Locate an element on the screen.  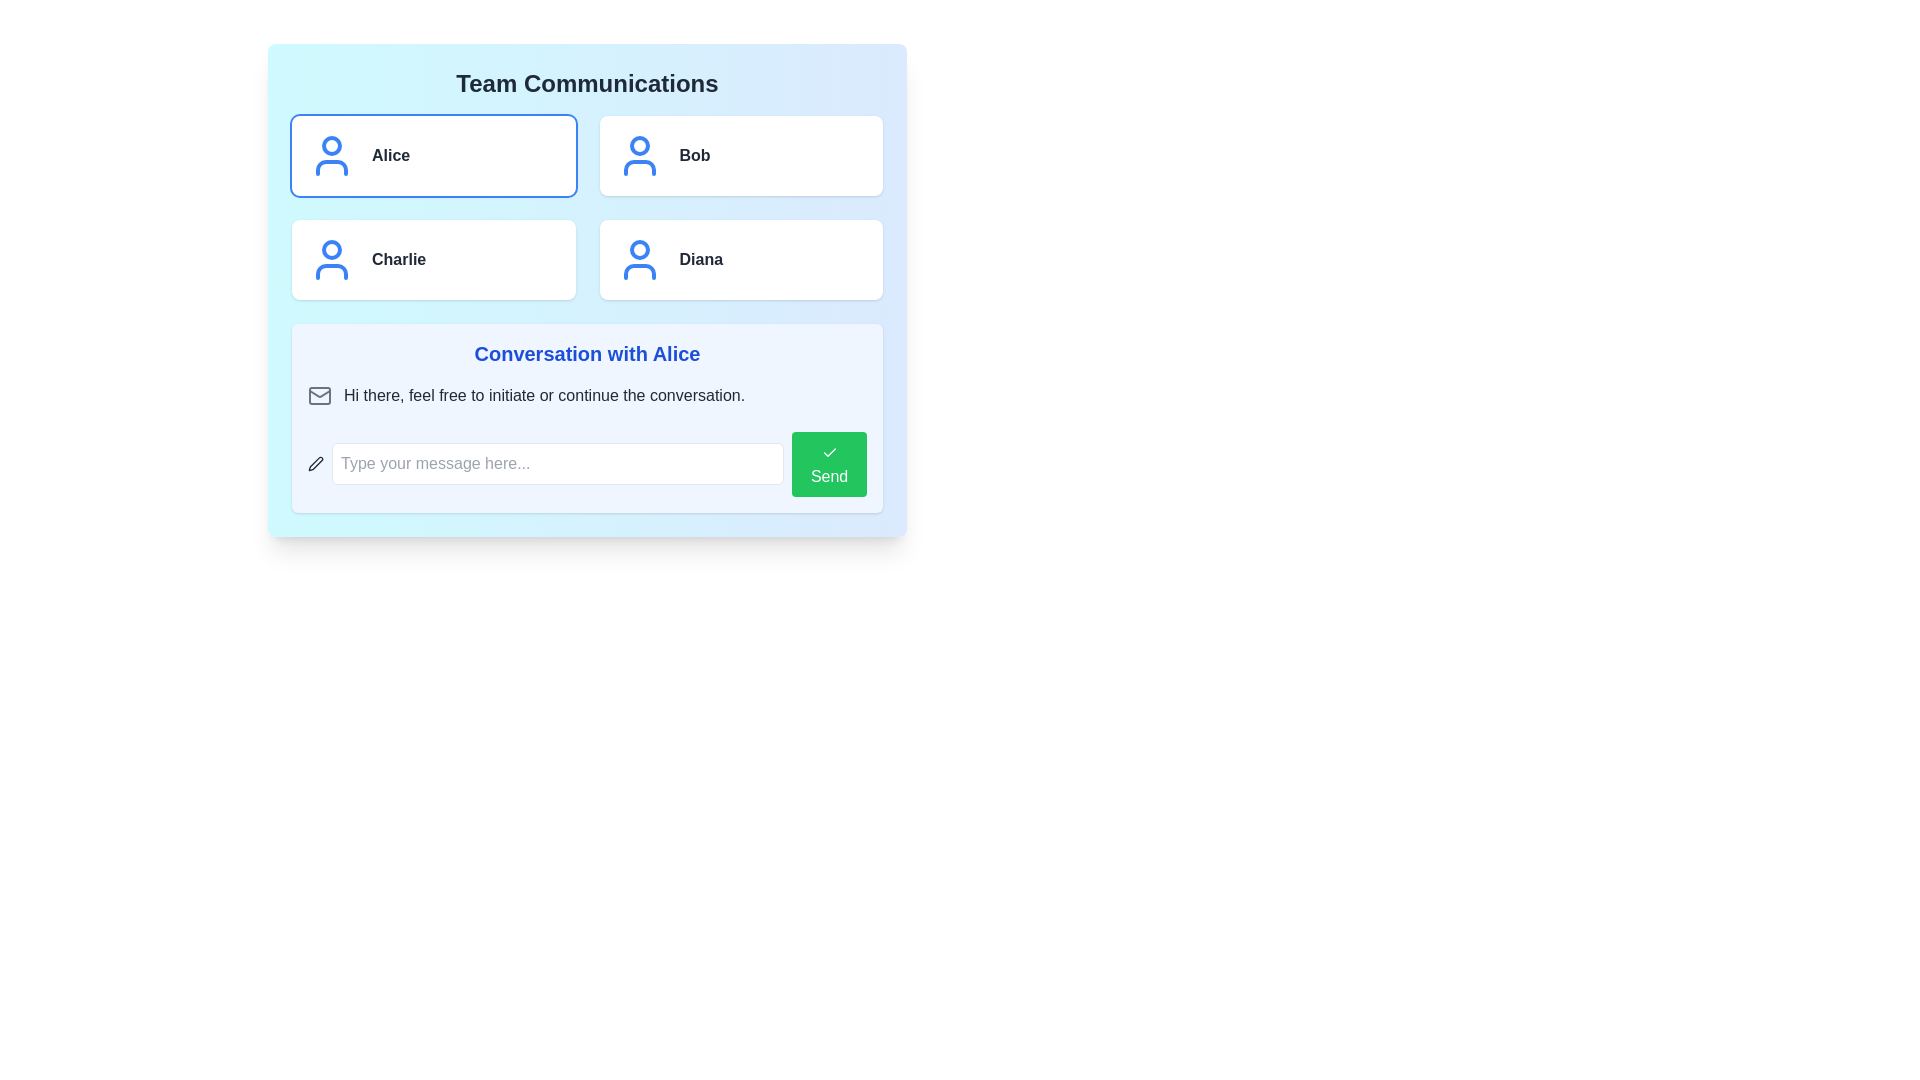
the lower part of the user icon representing Diana, located in the bottom-right corner of the Team Communications interface is located at coordinates (638, 272).